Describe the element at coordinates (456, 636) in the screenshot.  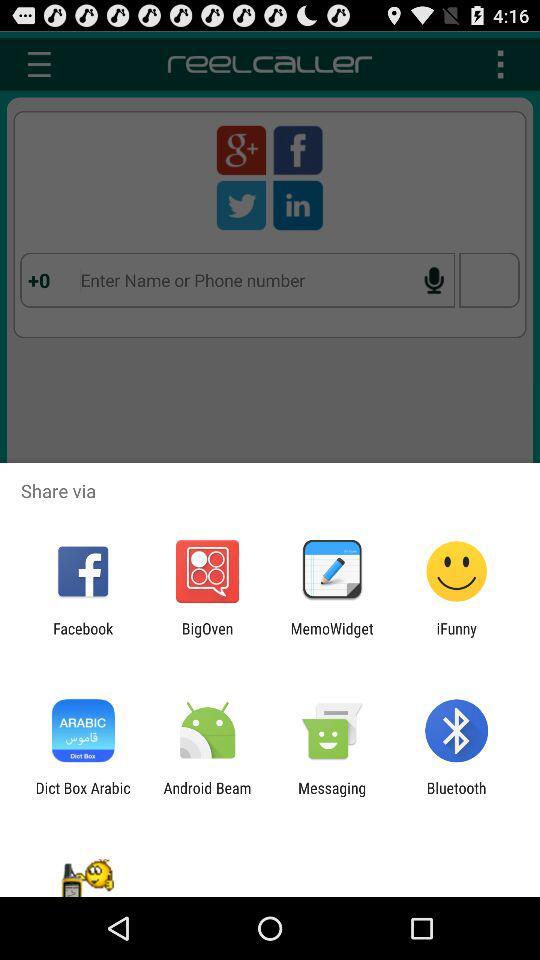
I see `the icon next to the memowidget` at that location.